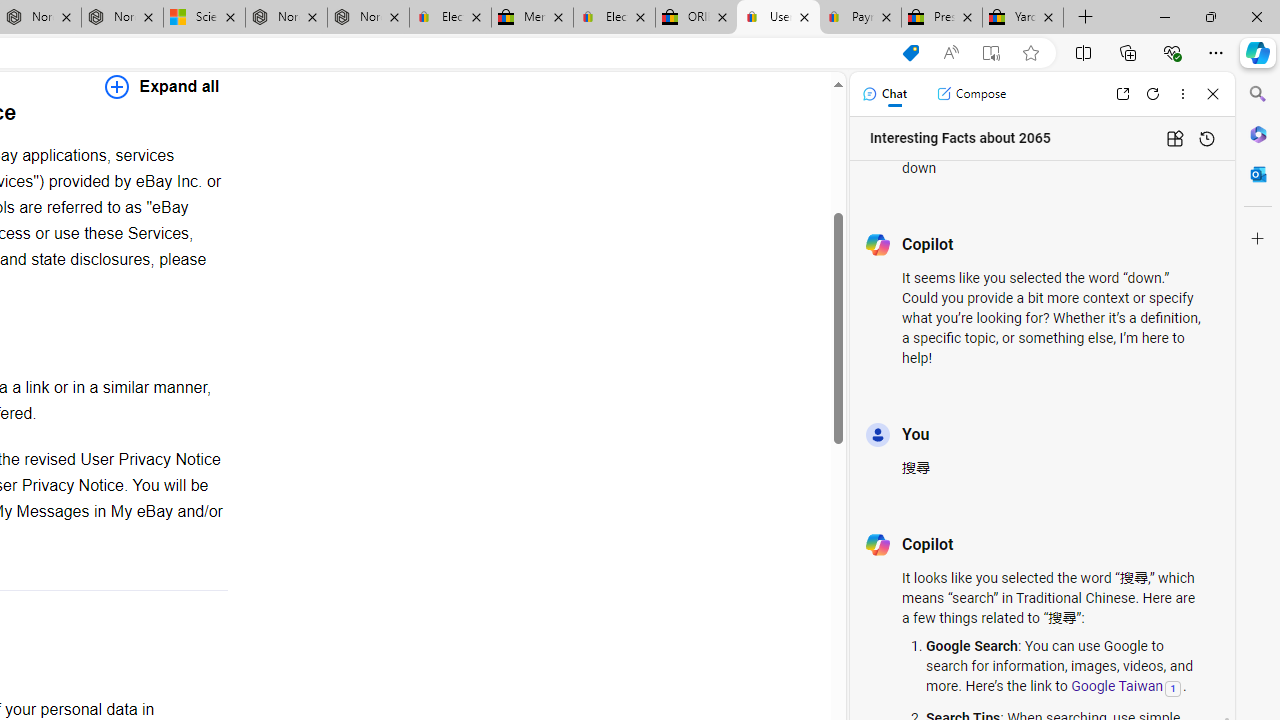  What do you see at coordinates (971, 93) in the screenshot?
I see `'Compose'` at bounding box center [971, 93].